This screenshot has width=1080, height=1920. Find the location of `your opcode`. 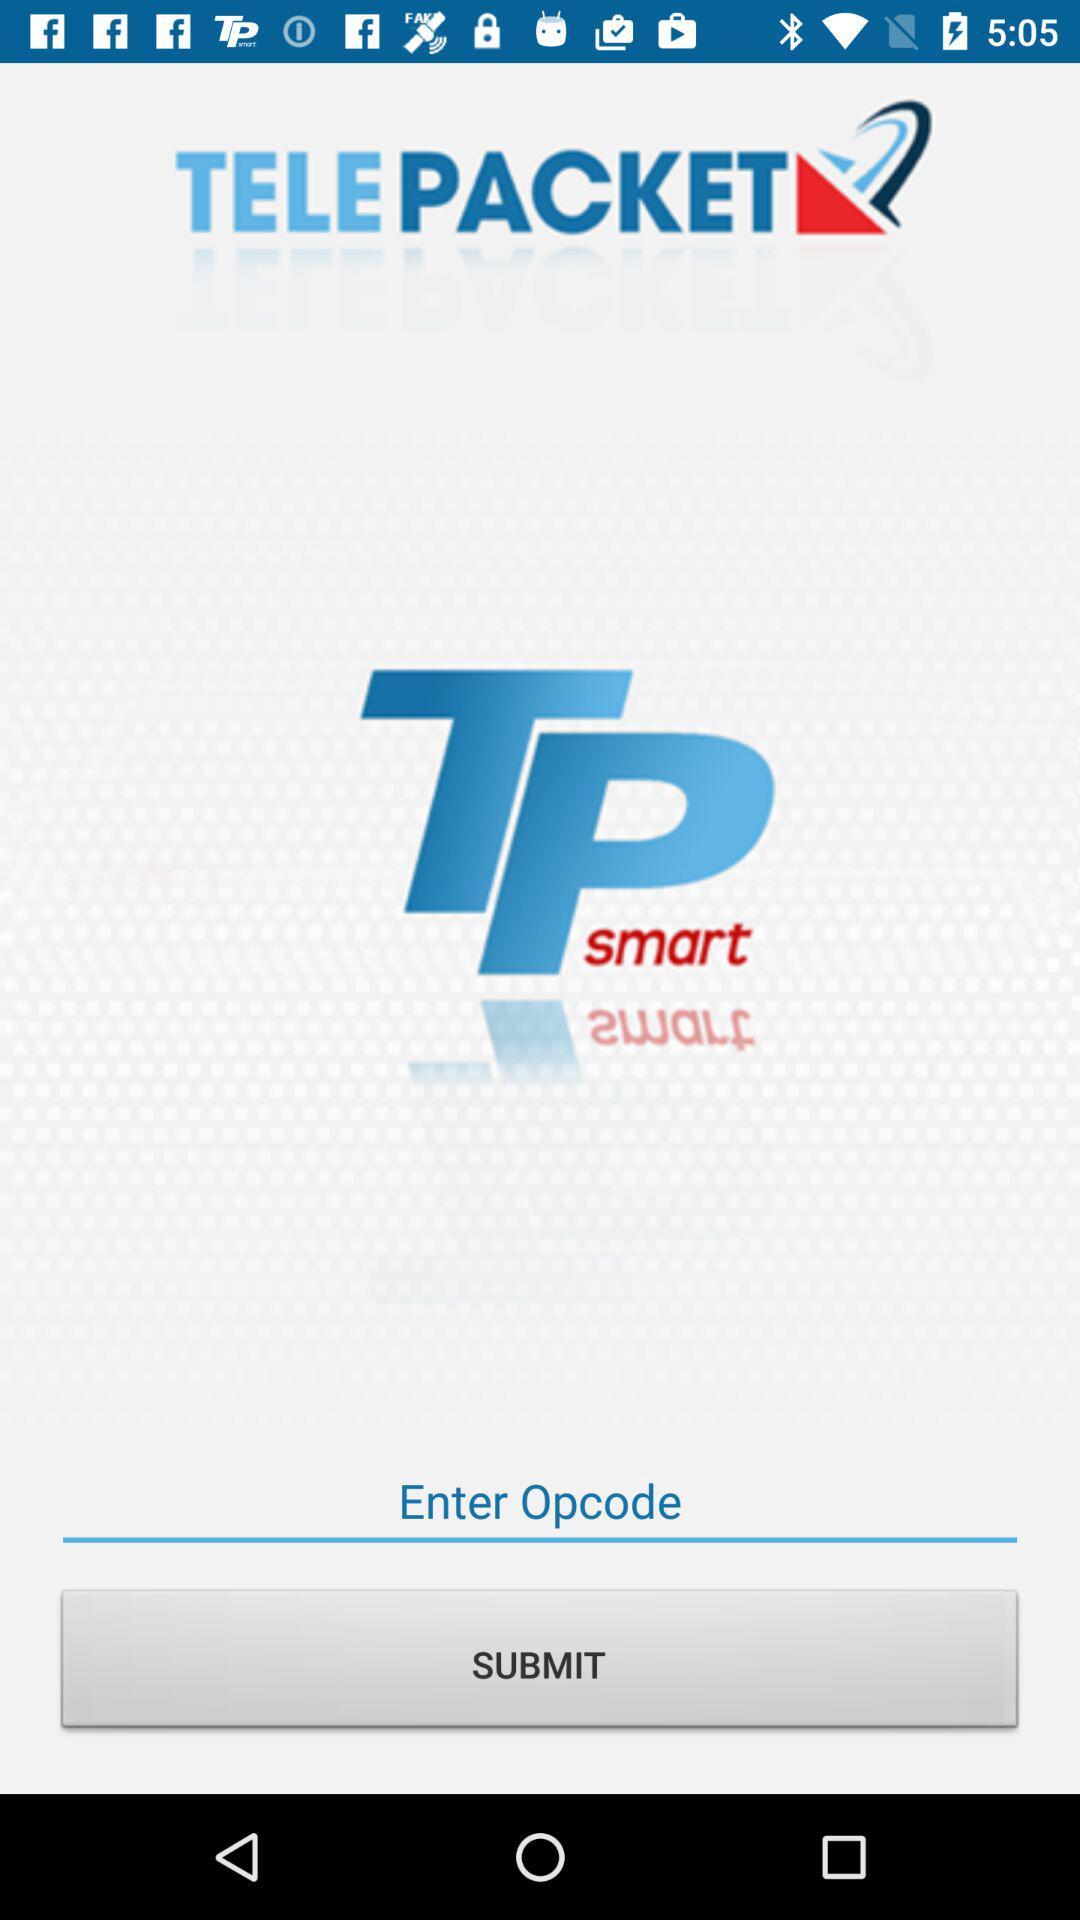

your opcode is located at coordinates (540, 1501).